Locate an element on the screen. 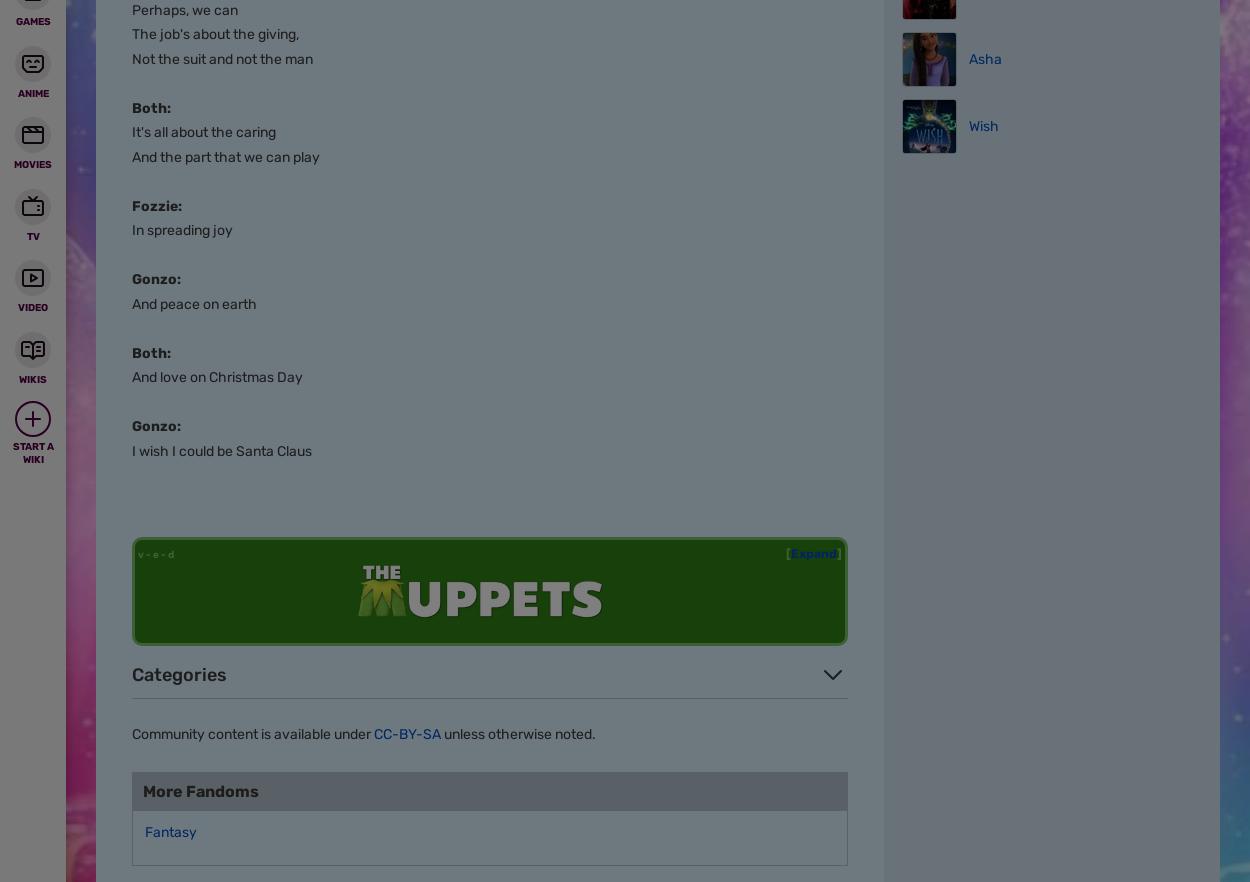 The image size is (1250, 882). 'View Mobile Site' is located at coordinates (658, 374).